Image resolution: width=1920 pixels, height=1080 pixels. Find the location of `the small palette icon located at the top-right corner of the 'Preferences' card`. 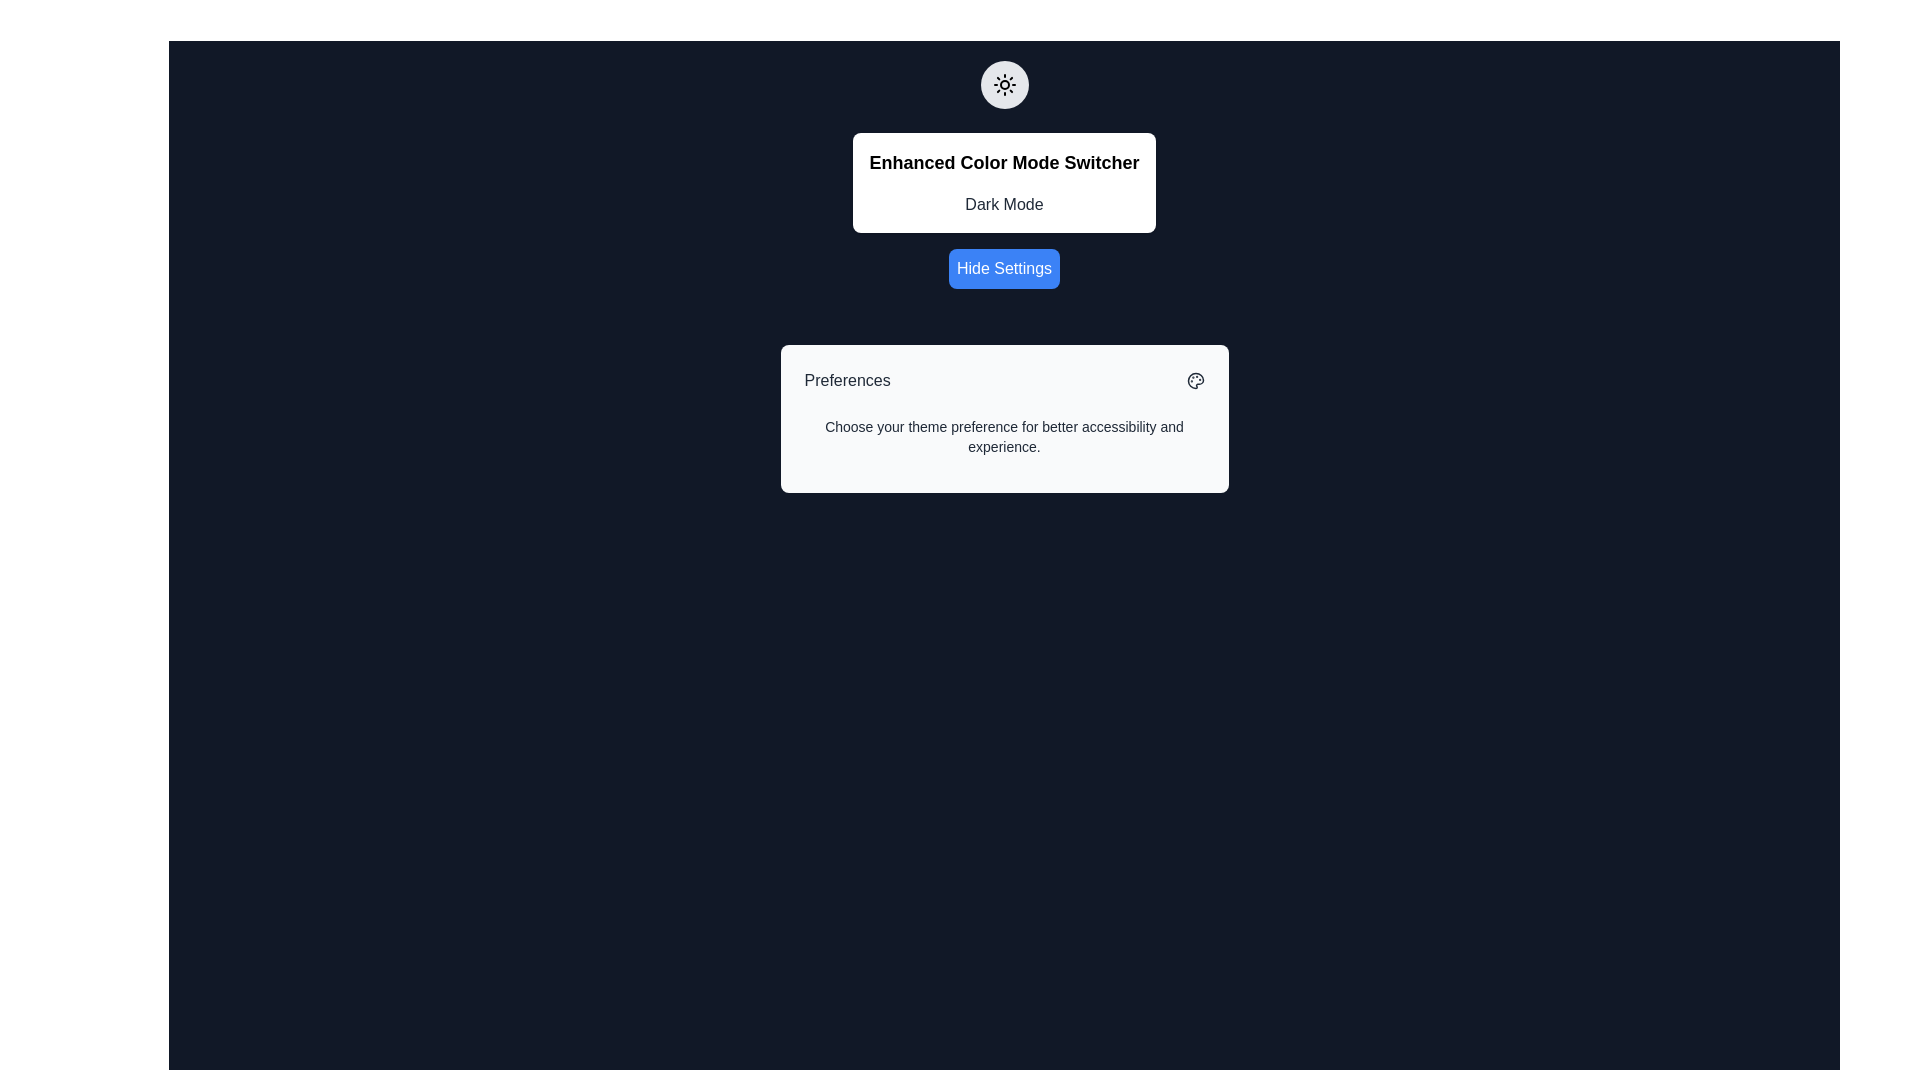

the small palette icon located at the top-right corner of the 'Preferences' card is located at coordinates (1195, 381).